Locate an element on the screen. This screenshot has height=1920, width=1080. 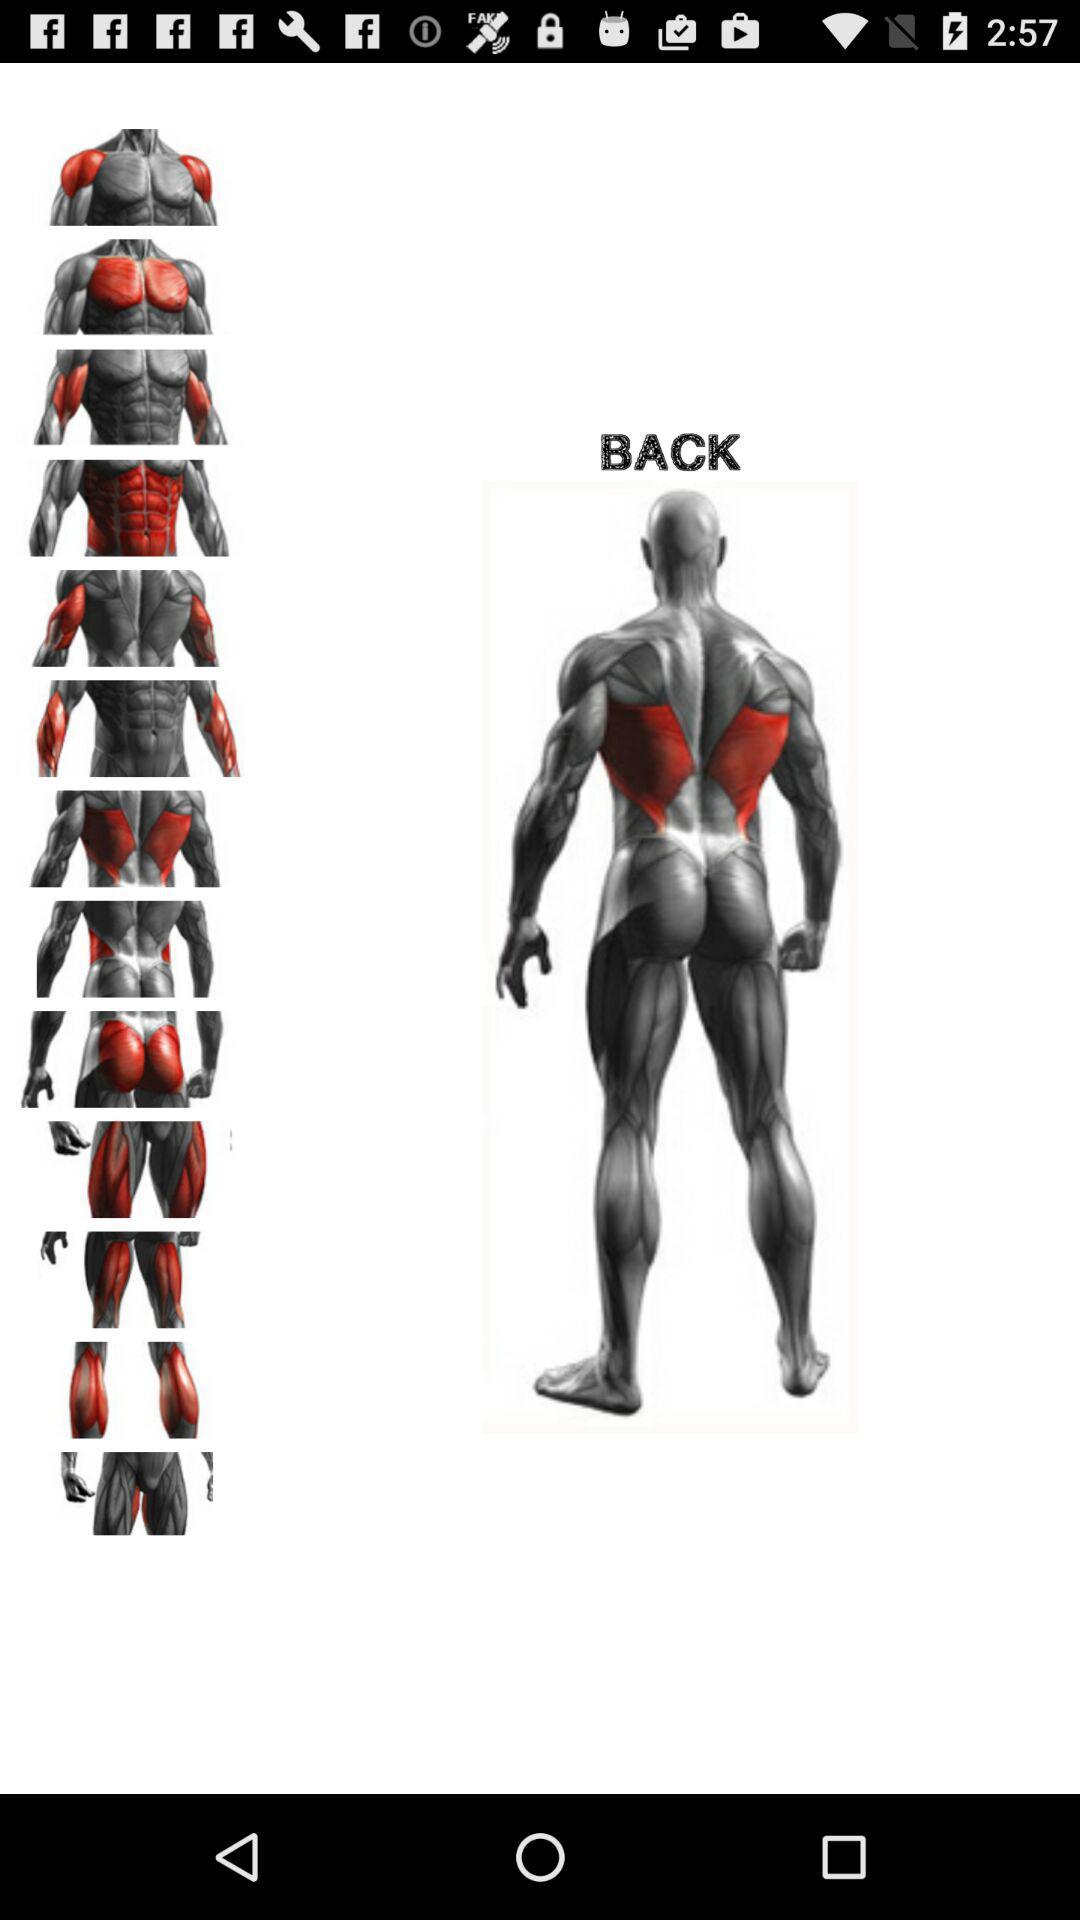
muscle group is located at coordinates (131, 170).